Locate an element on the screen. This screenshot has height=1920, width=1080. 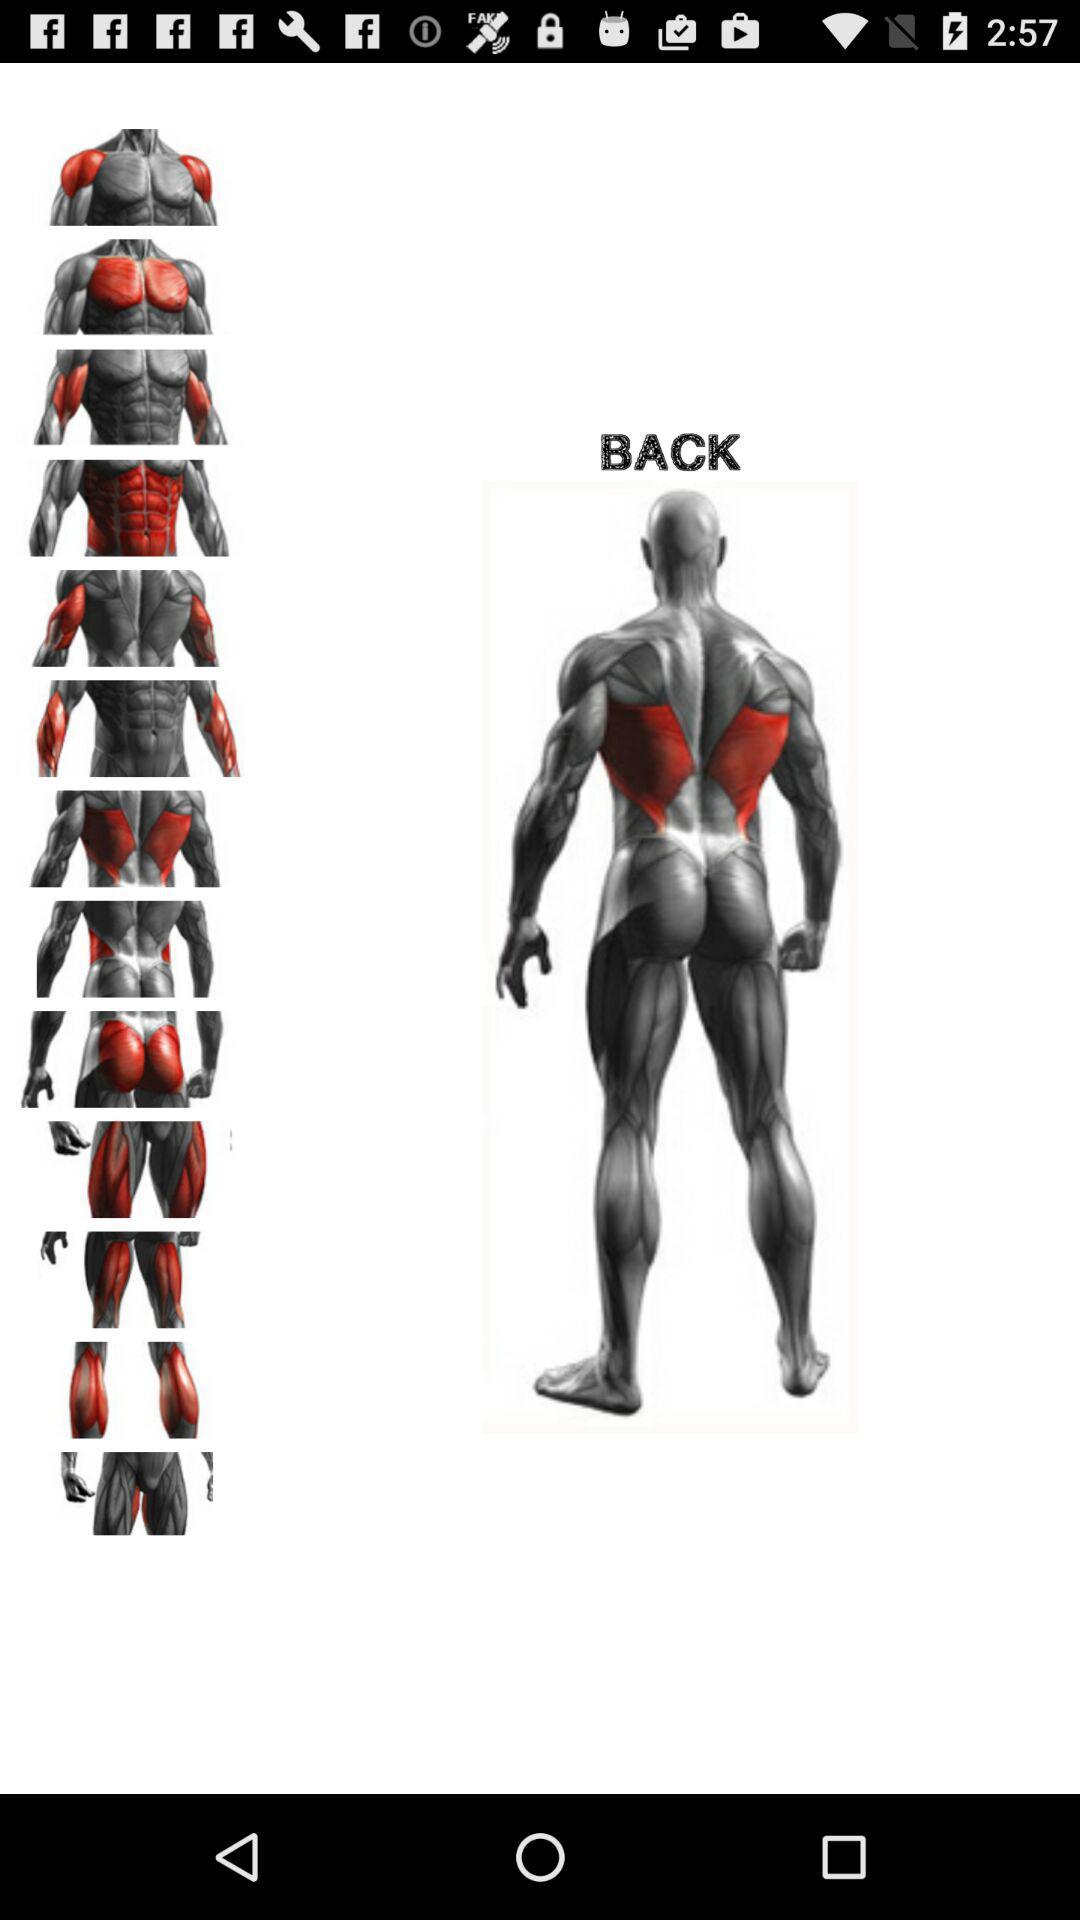
muscle group is located at coordinates (131, 170).